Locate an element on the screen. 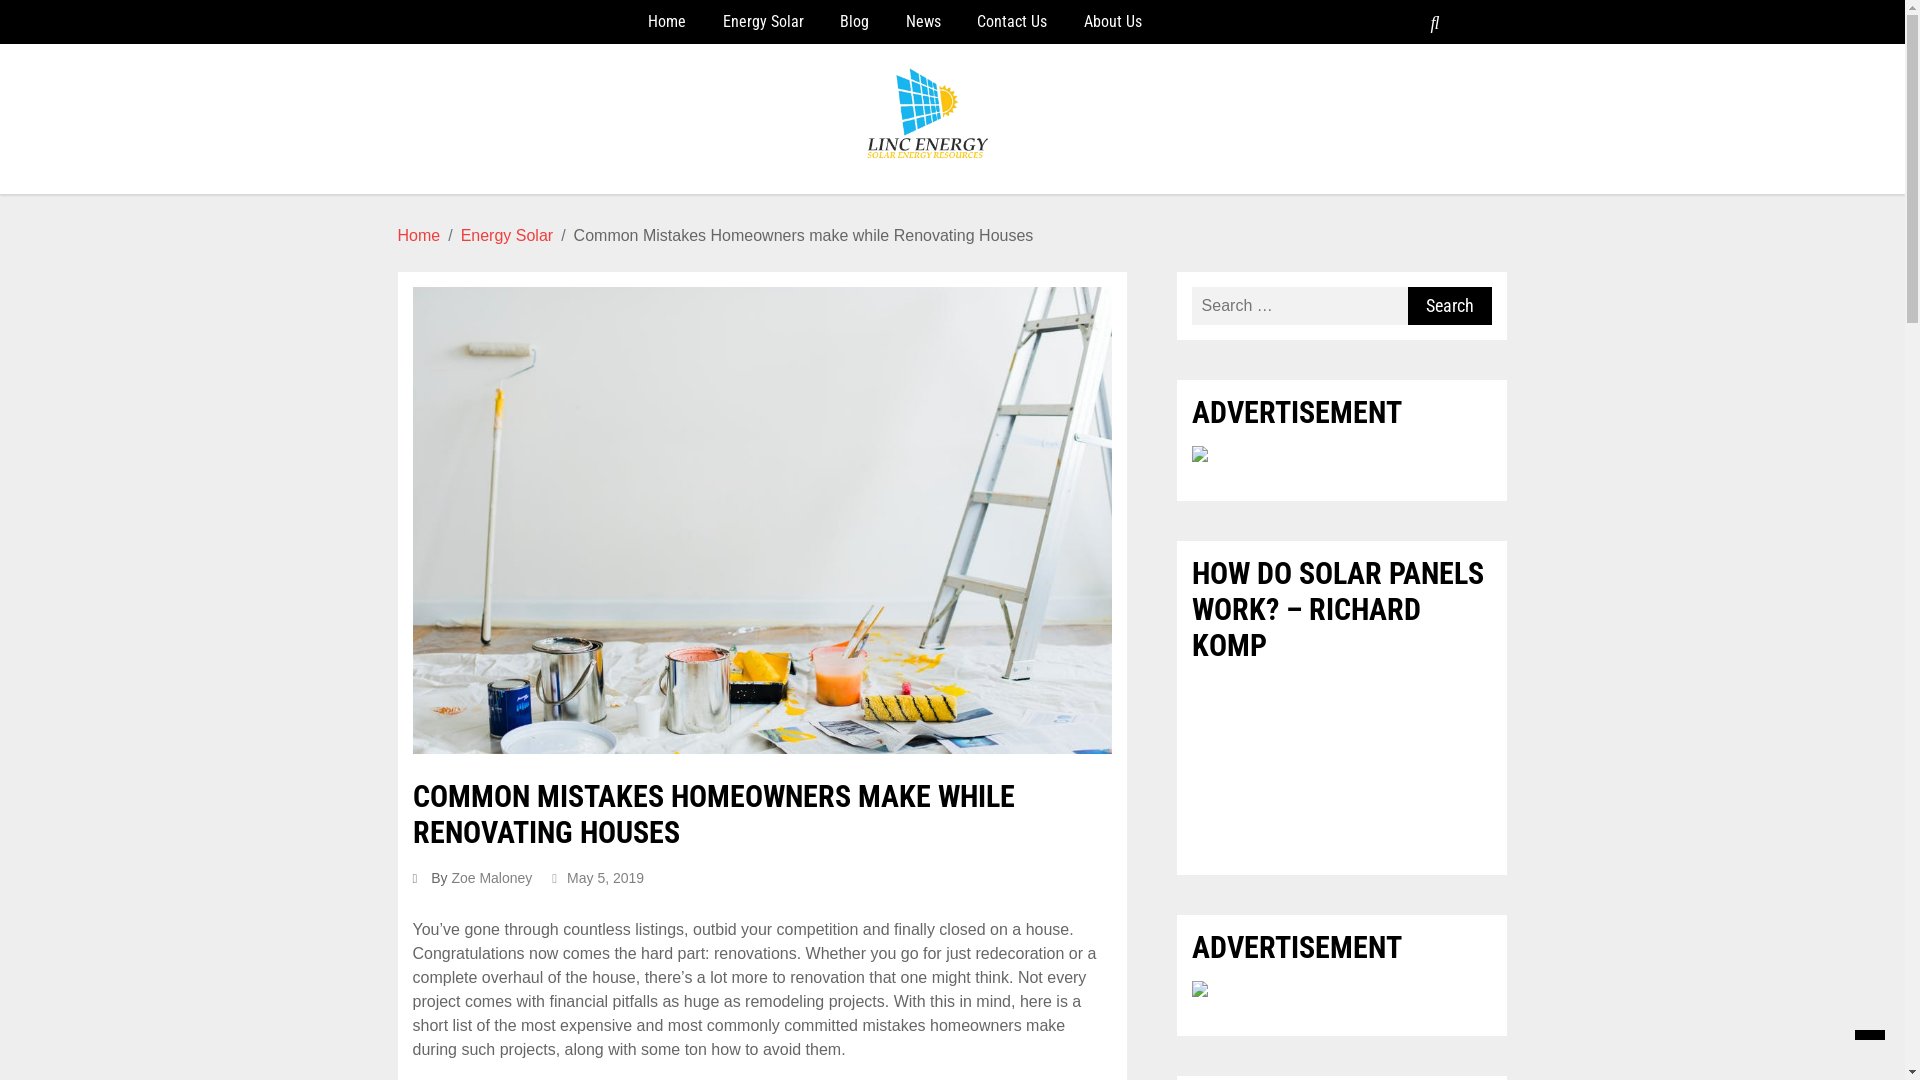 Image resolution: width=1920 pixels, height=1080 pixels. 'Energy Solar' is located at coordinates (762, 22).